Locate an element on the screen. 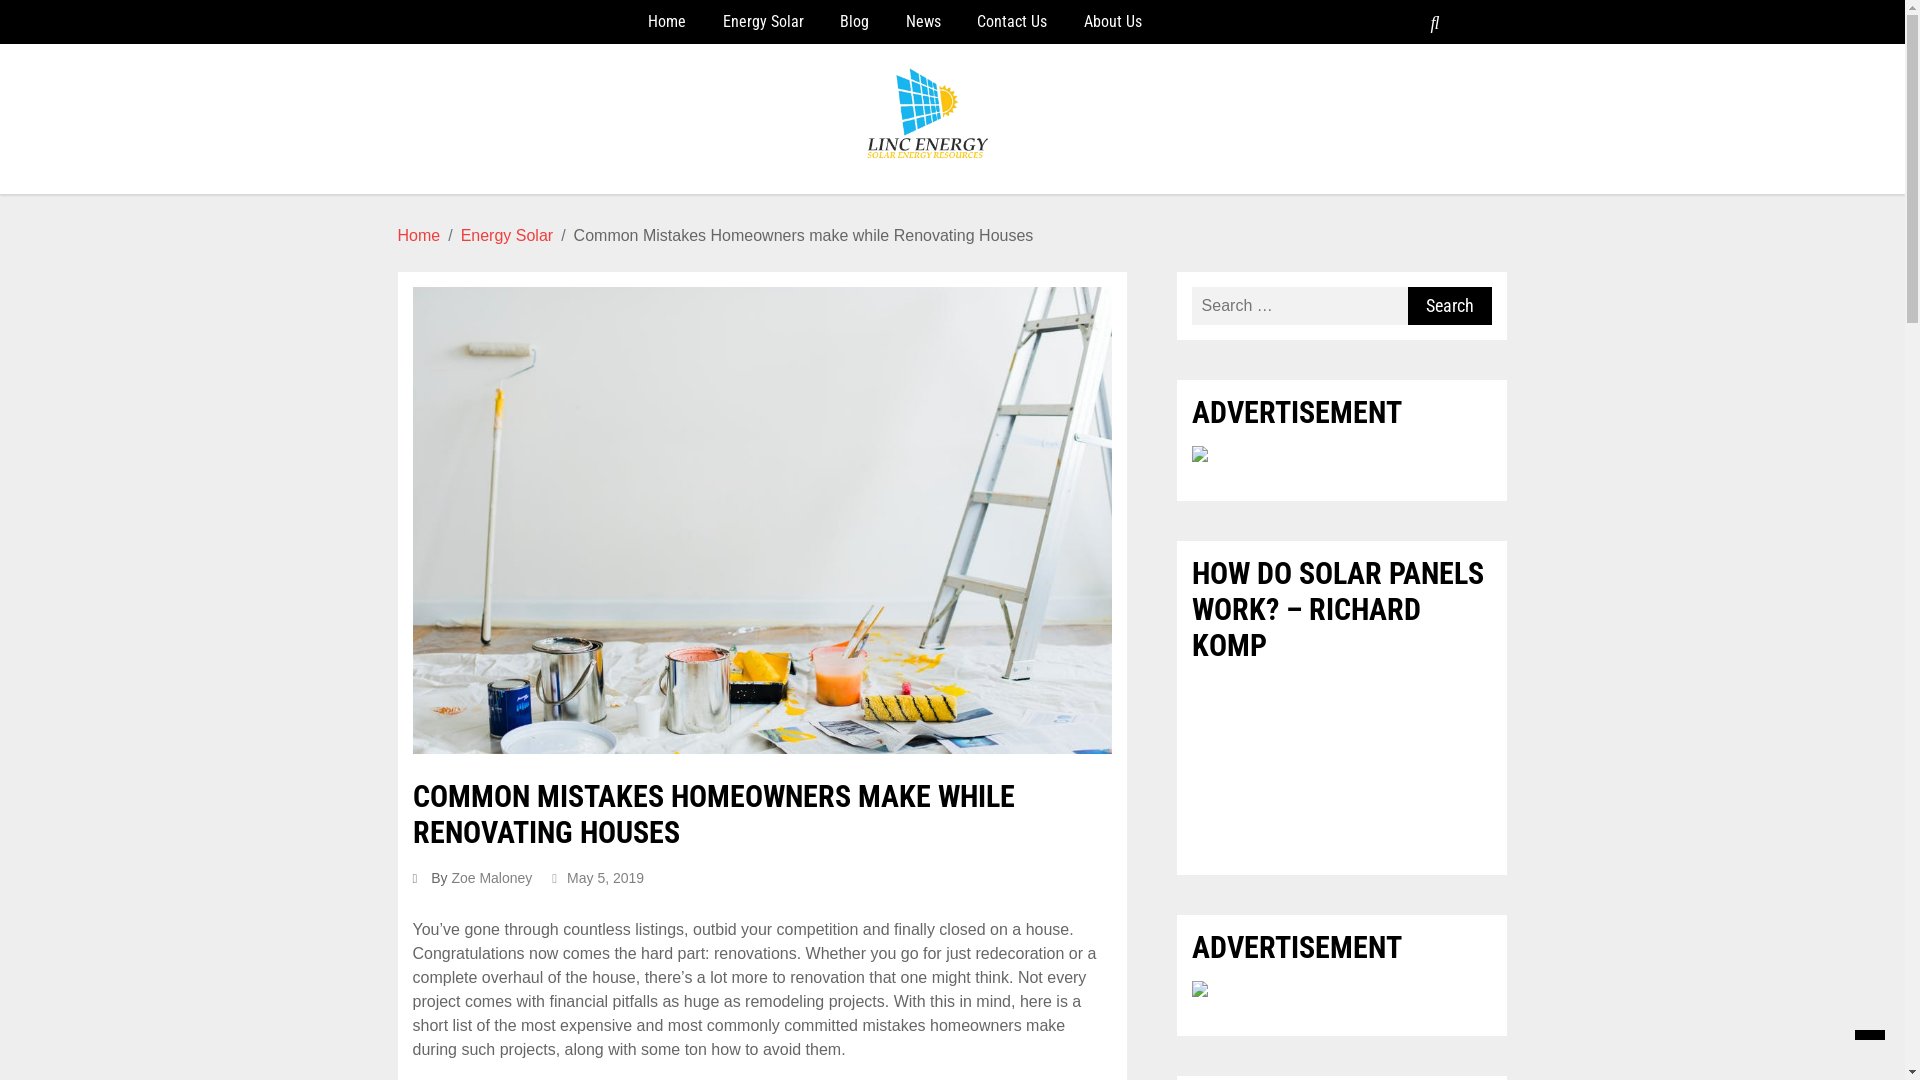 Image resolution: width=1920 pixels, height=1080 pixels. 'Energy Solar' is located at coordinates (762, 22).